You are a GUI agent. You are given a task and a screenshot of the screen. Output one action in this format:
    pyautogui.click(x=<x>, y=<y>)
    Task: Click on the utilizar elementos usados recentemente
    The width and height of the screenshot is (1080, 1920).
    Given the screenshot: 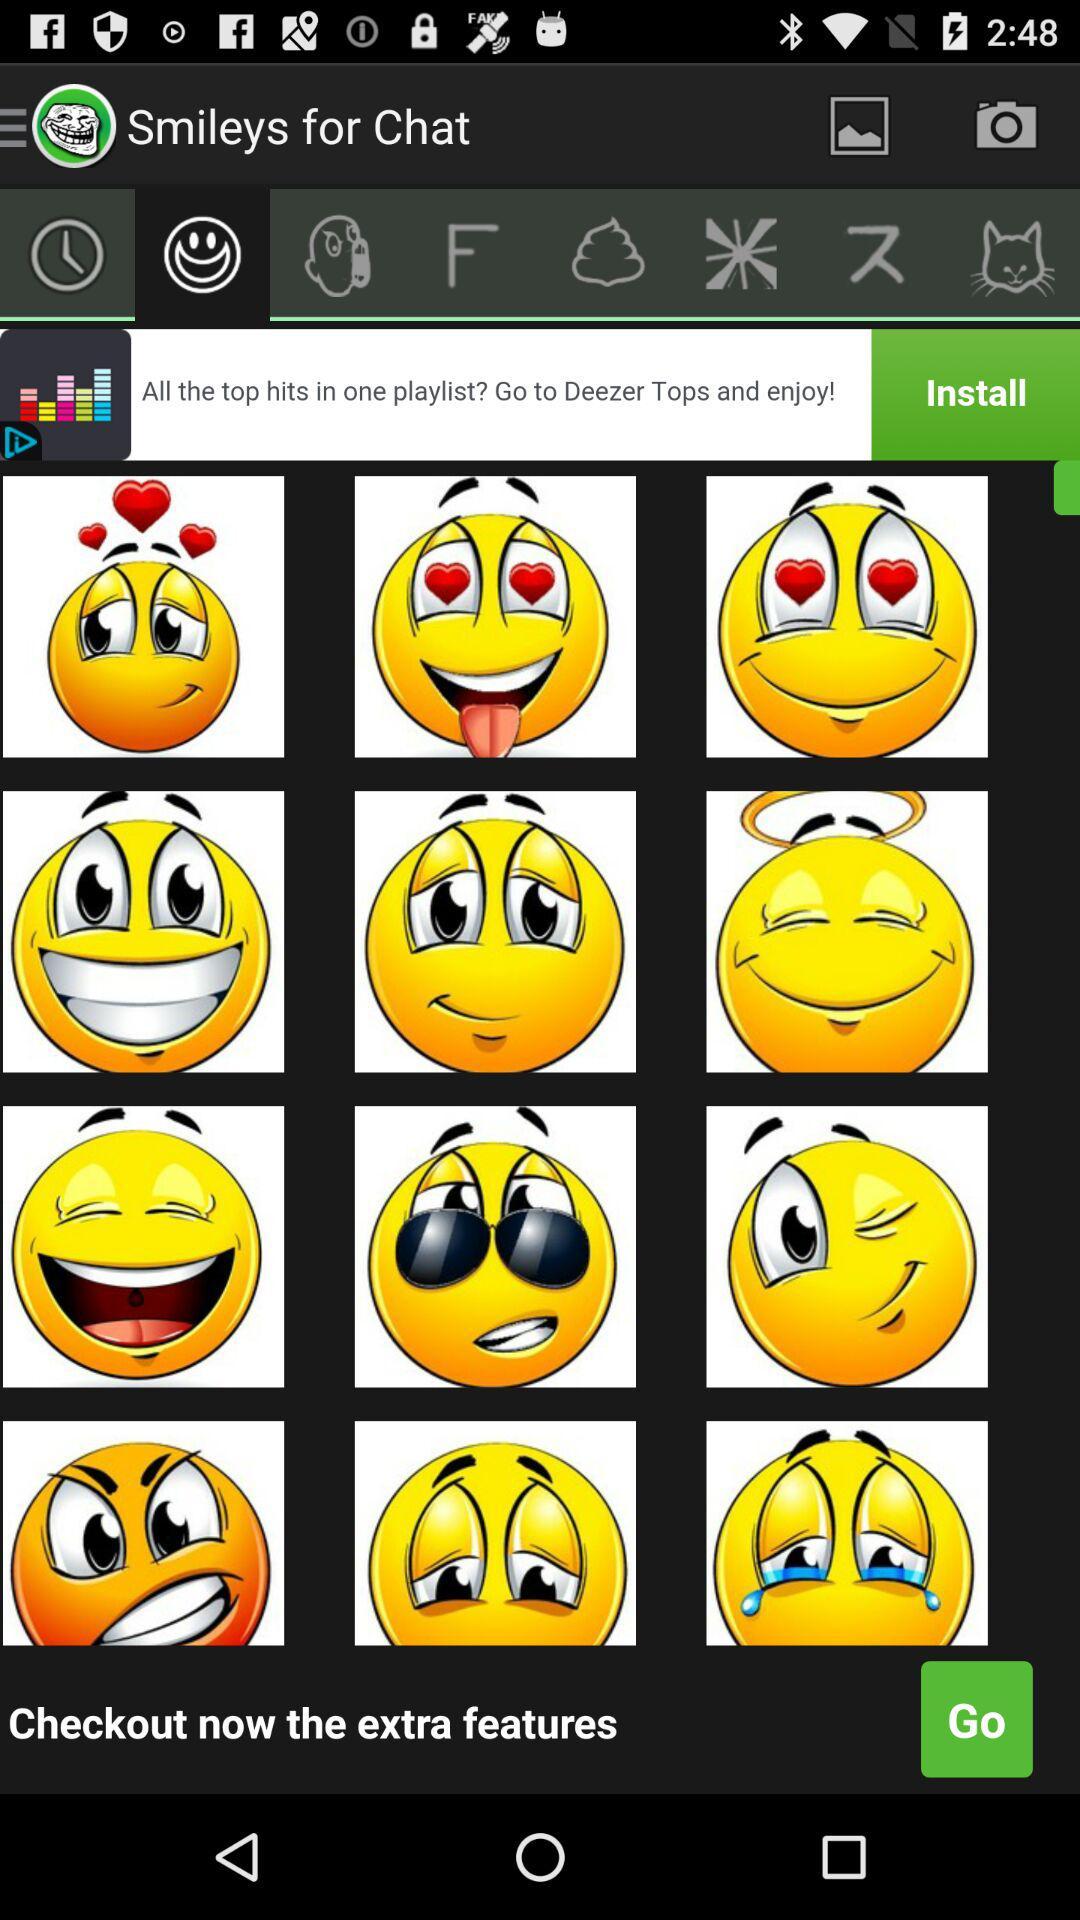 What is the action you would take?
    pyautogui.click(x=66, y=253)
    